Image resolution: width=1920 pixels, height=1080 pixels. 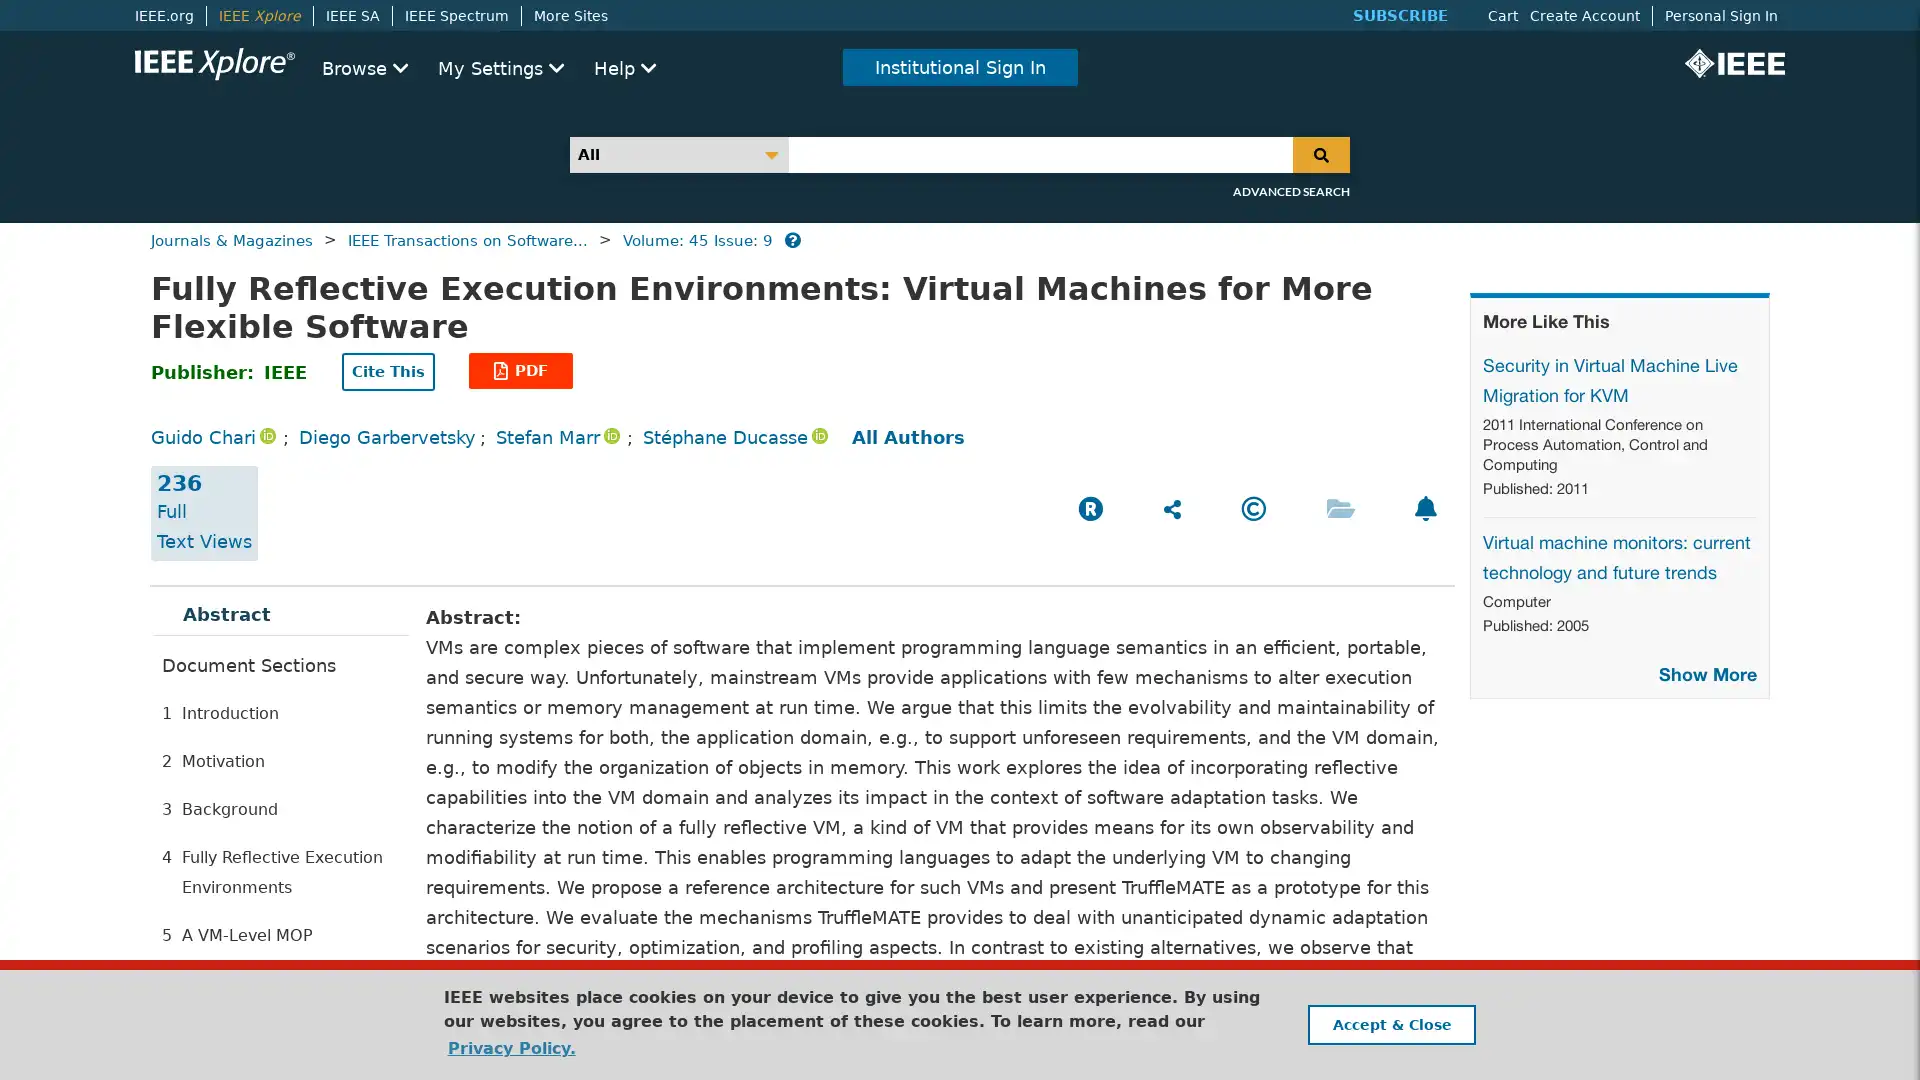 What do you see at coordinates (510, 1047) in the screenshot?
I see `learn more about cookies` at bounding box center [510, 1047].